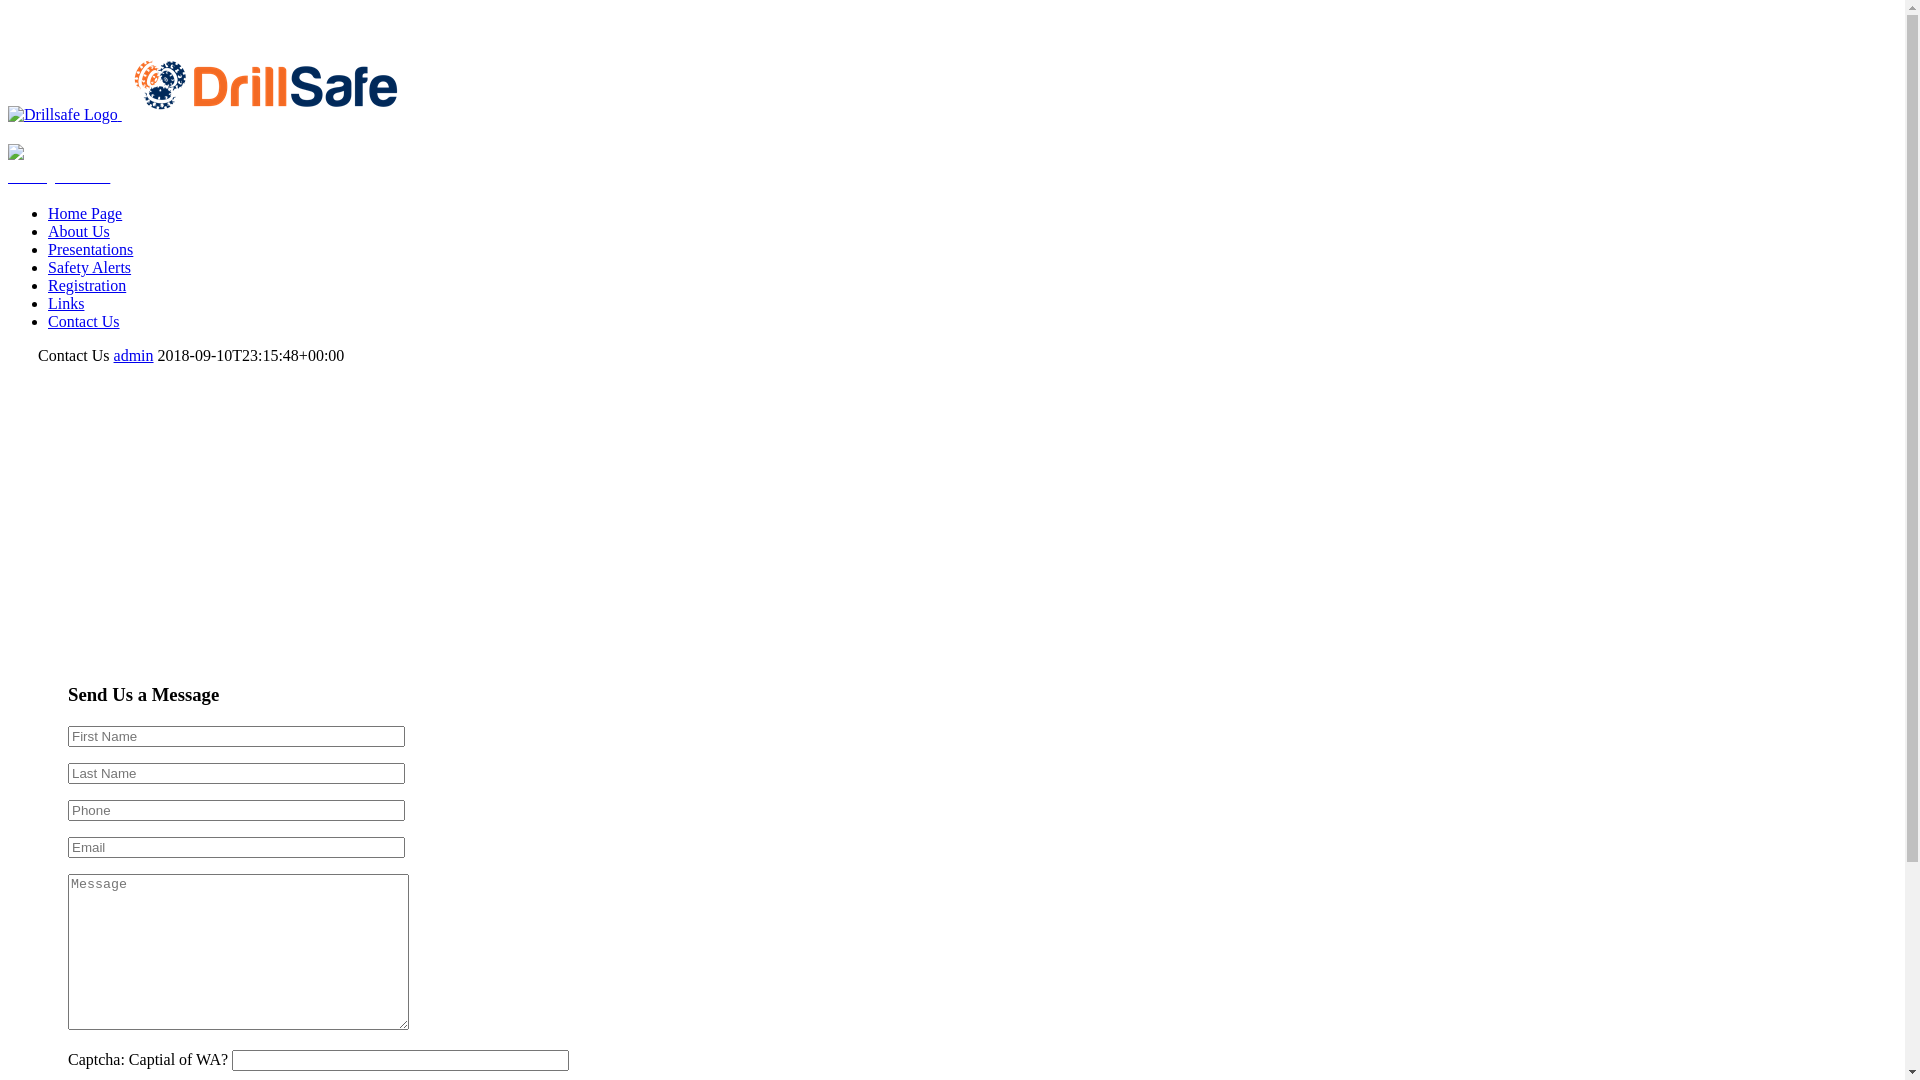 The width and height of the screenshot is (1920, 1080). I want to click on 'Registration', so click(85, 285).